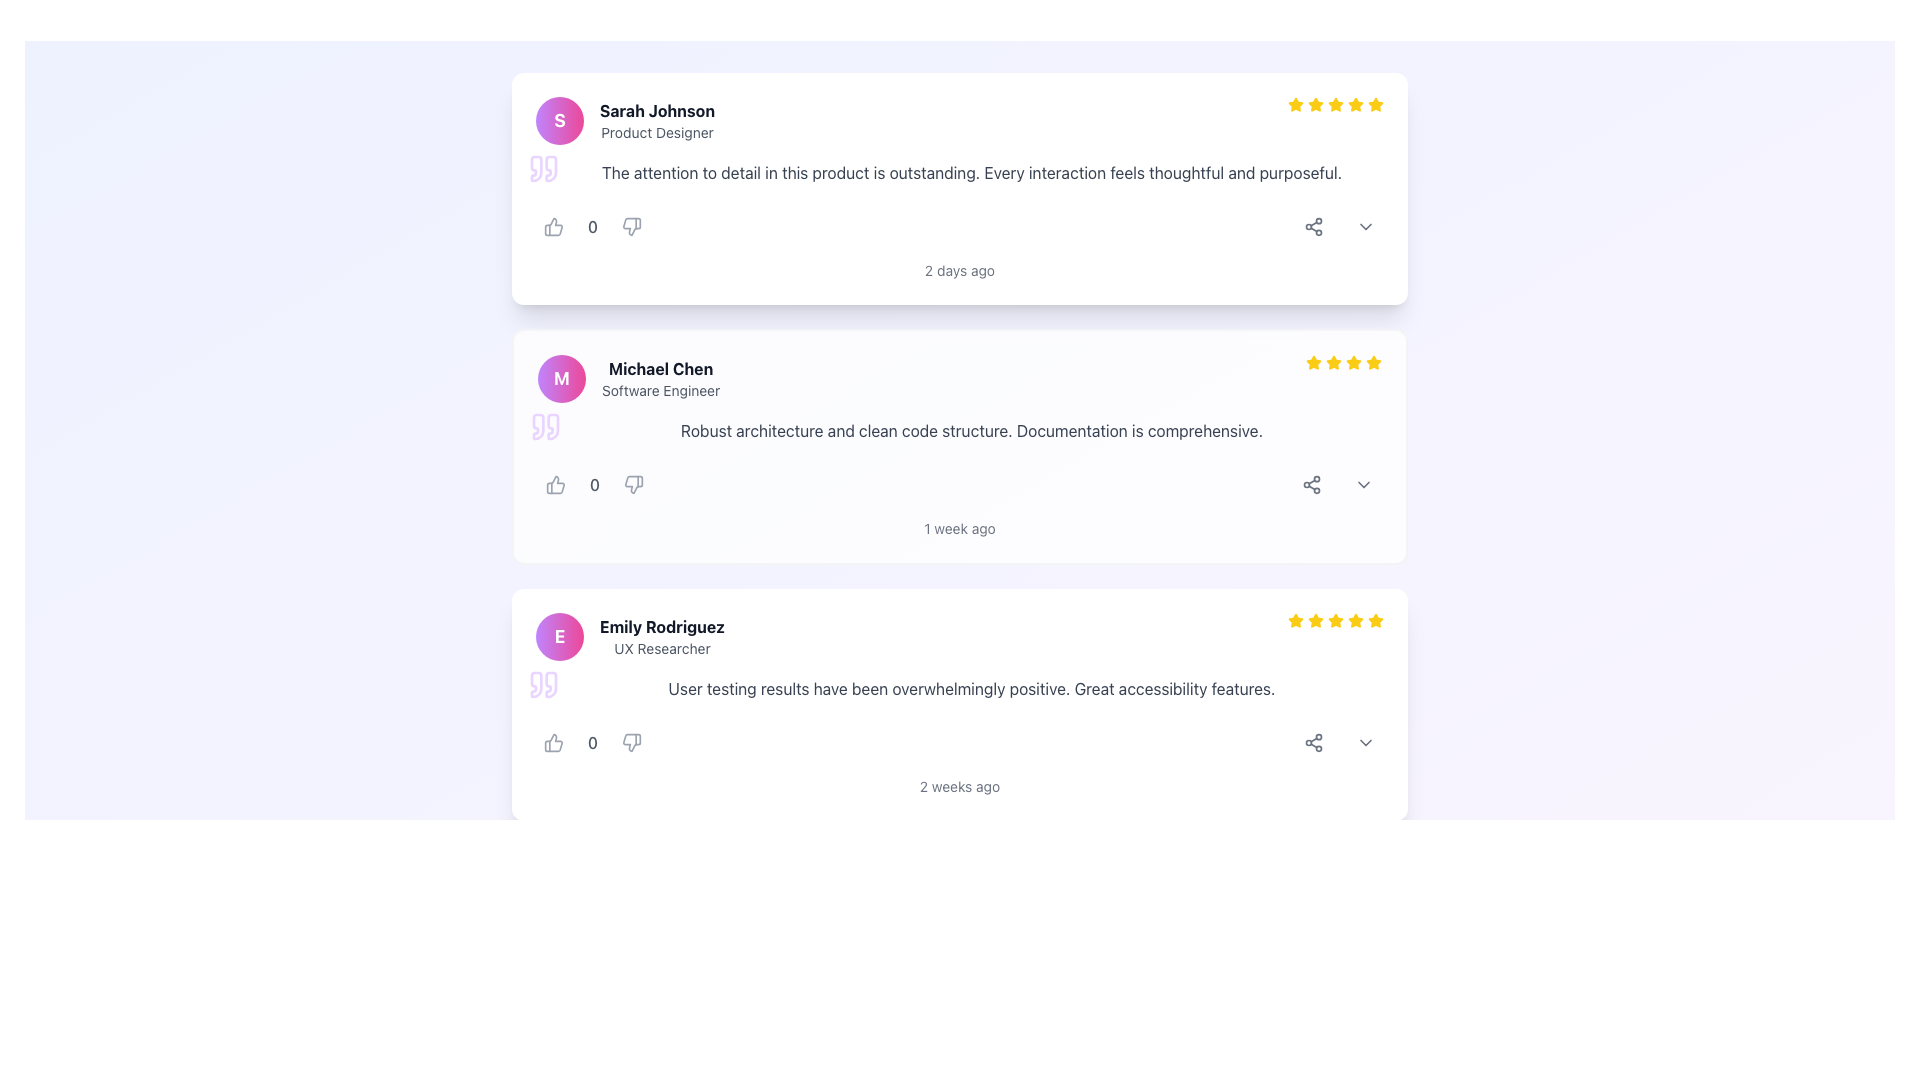  What do you see at coordinates (543, 684) in the screenshot?
I see `the Decorative icon that signifies a quotation or testimonial, located at the top-left corner of the quoted text box attributed to Emily Rodriguez` at bounding box center [543, 684].